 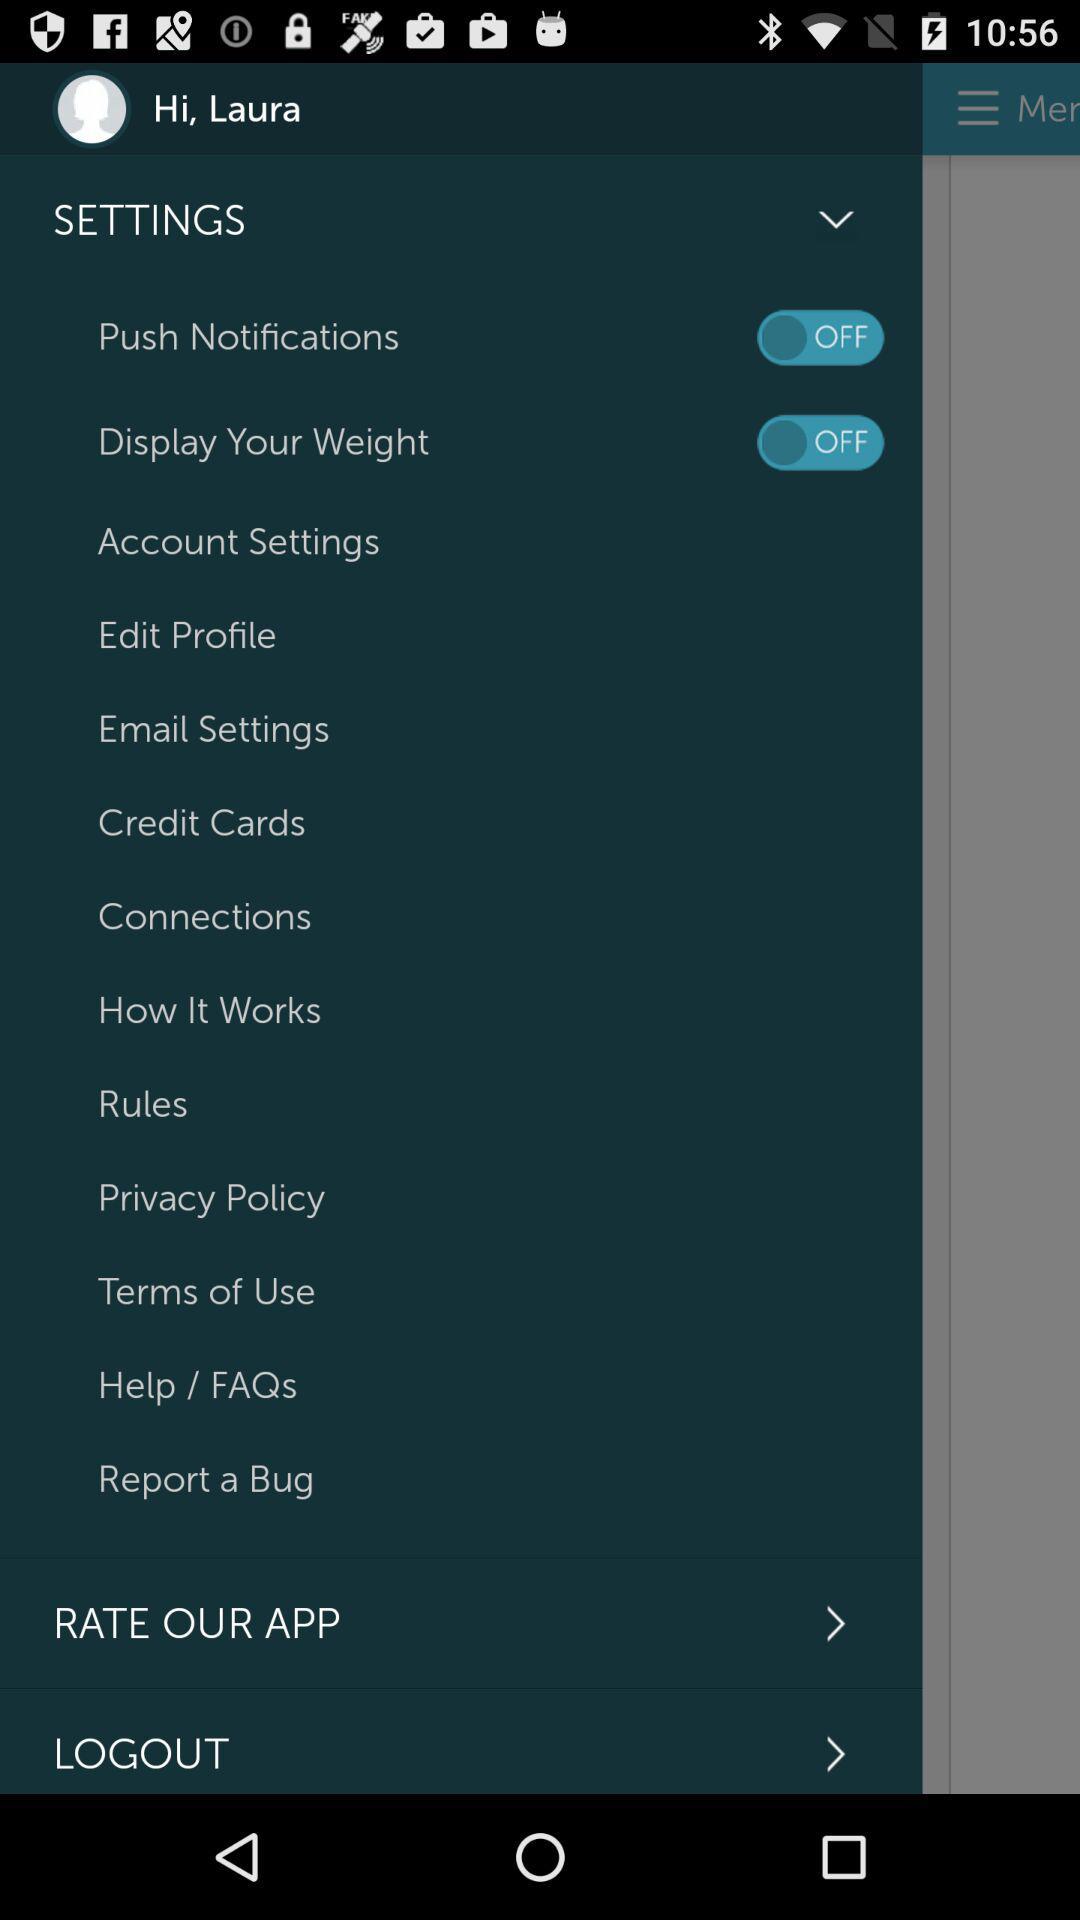 I want to click on turn on/off weight display, so click(x=820, y=441).